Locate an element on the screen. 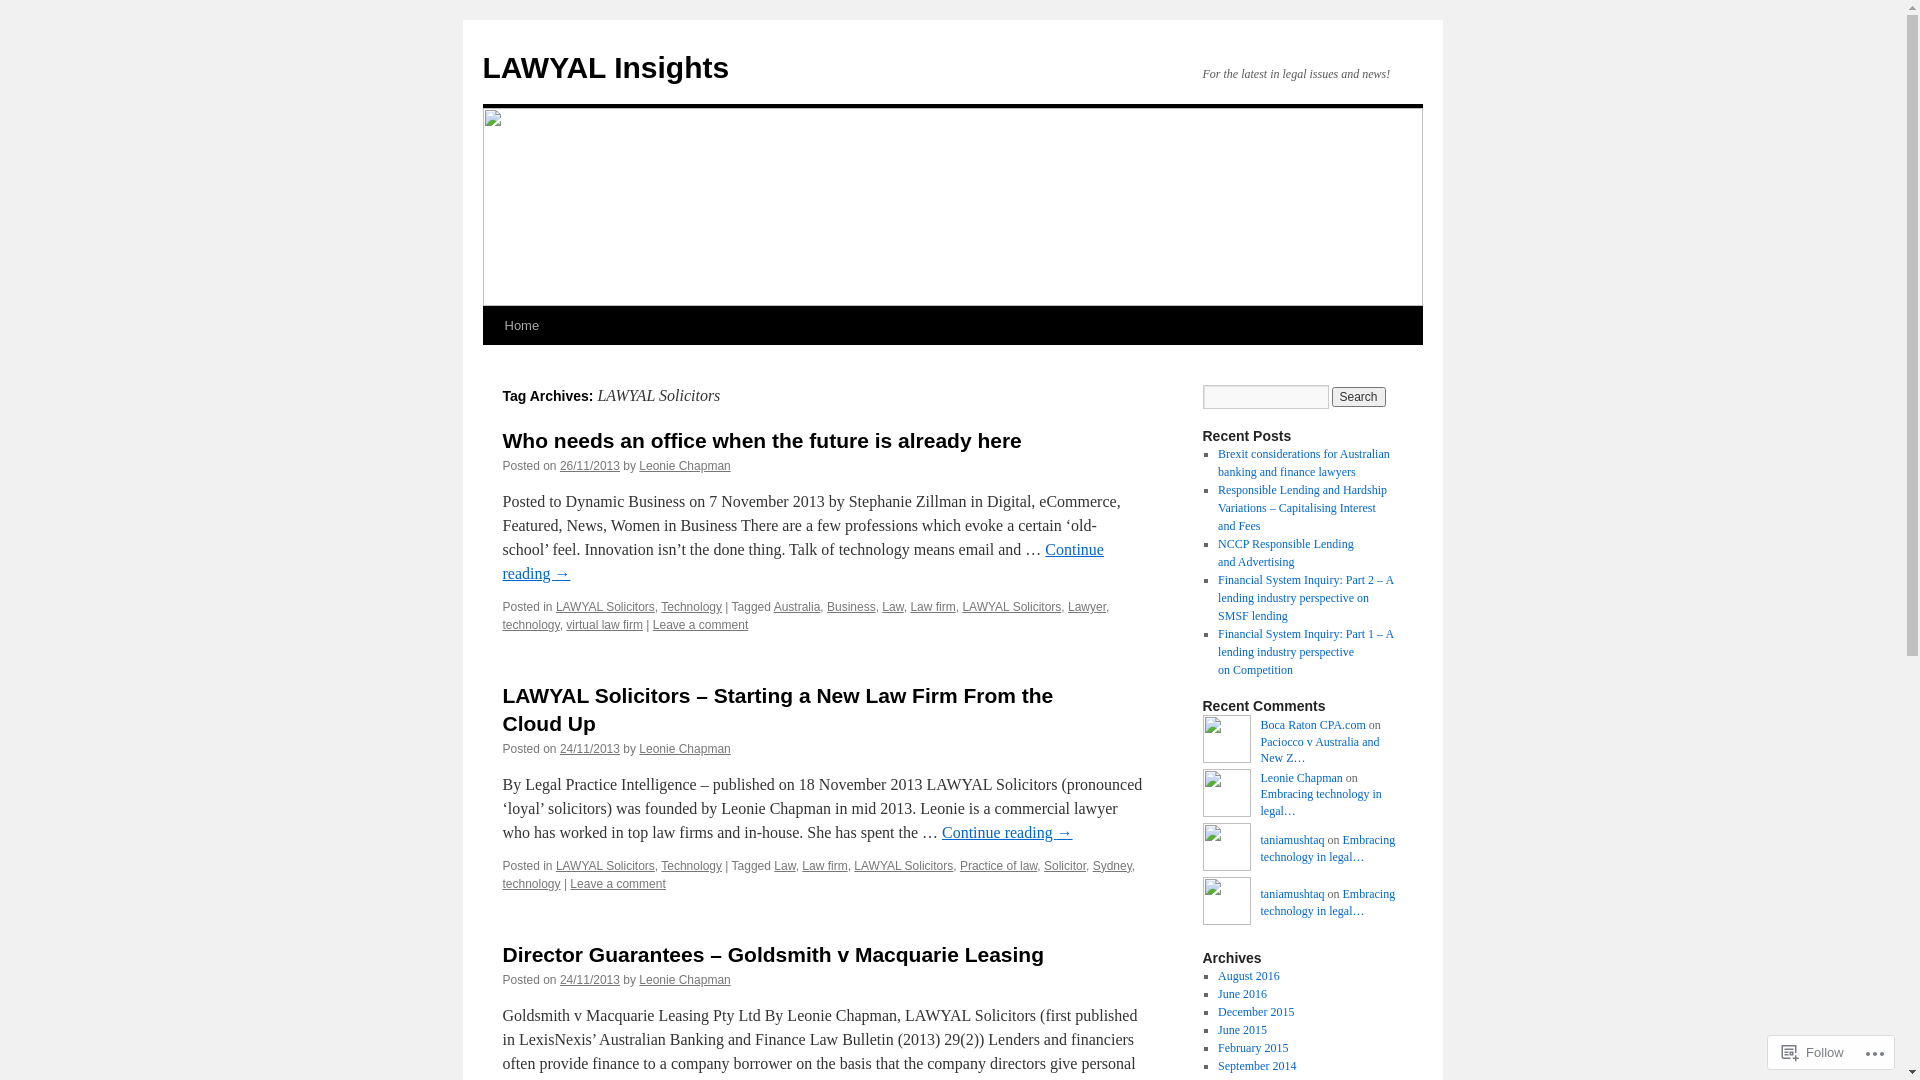 The height and width of the screenshot is (1080, 1920). 'LAWYAL Solicitors' is located at coordinates (1011, 605).